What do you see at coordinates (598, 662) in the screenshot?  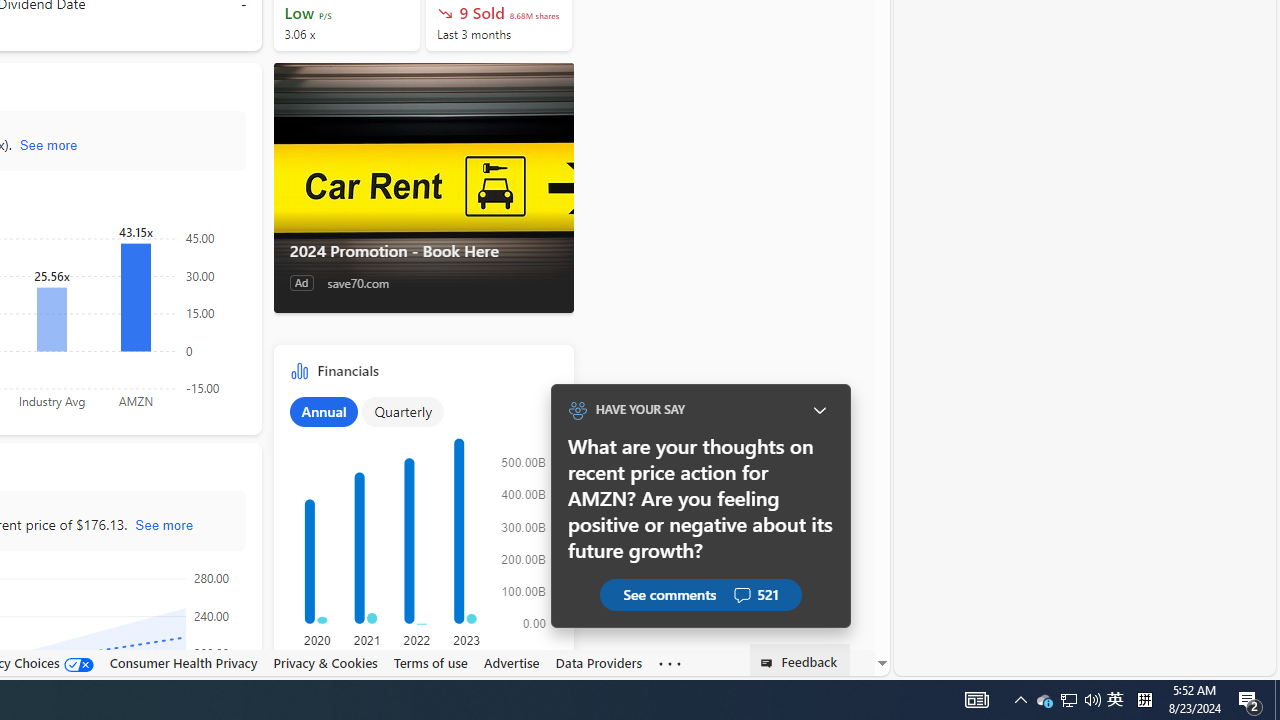 I see `'Data Providers'` at bounding box center [598, 662].